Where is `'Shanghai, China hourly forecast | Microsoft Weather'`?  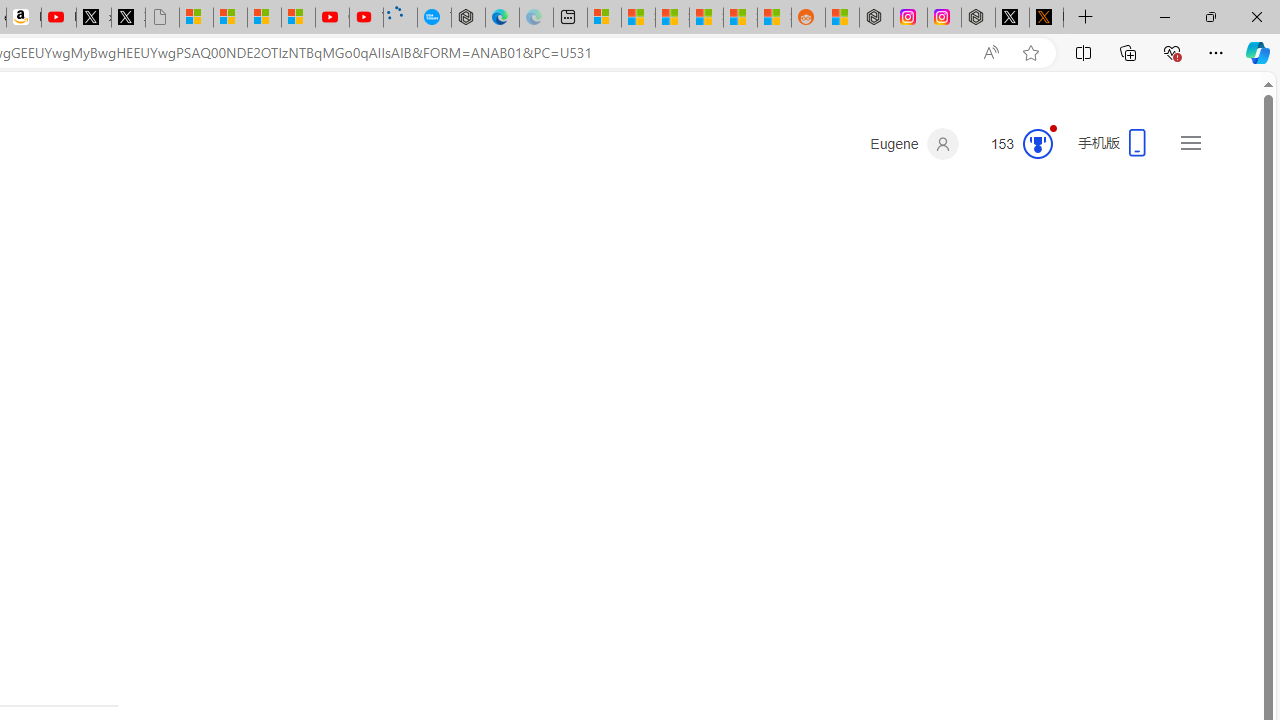
'Shanghai, China hourly forecast | Microsoft Weather' is located at coordinates (672, 17).